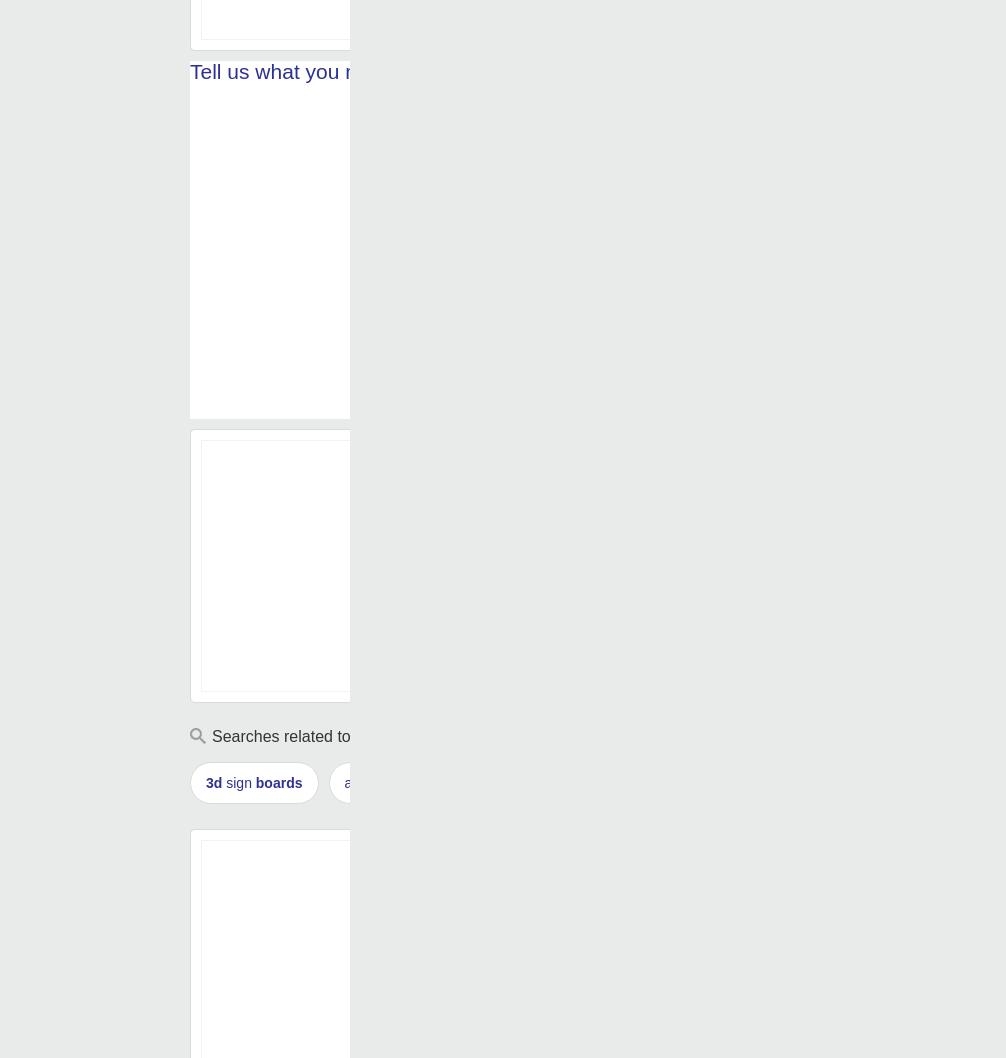 The width and height of the screenshot is (1006, 1058). Describe the element at coordinates (236, 409) in the screenshot. I see `'Name'` at that location.